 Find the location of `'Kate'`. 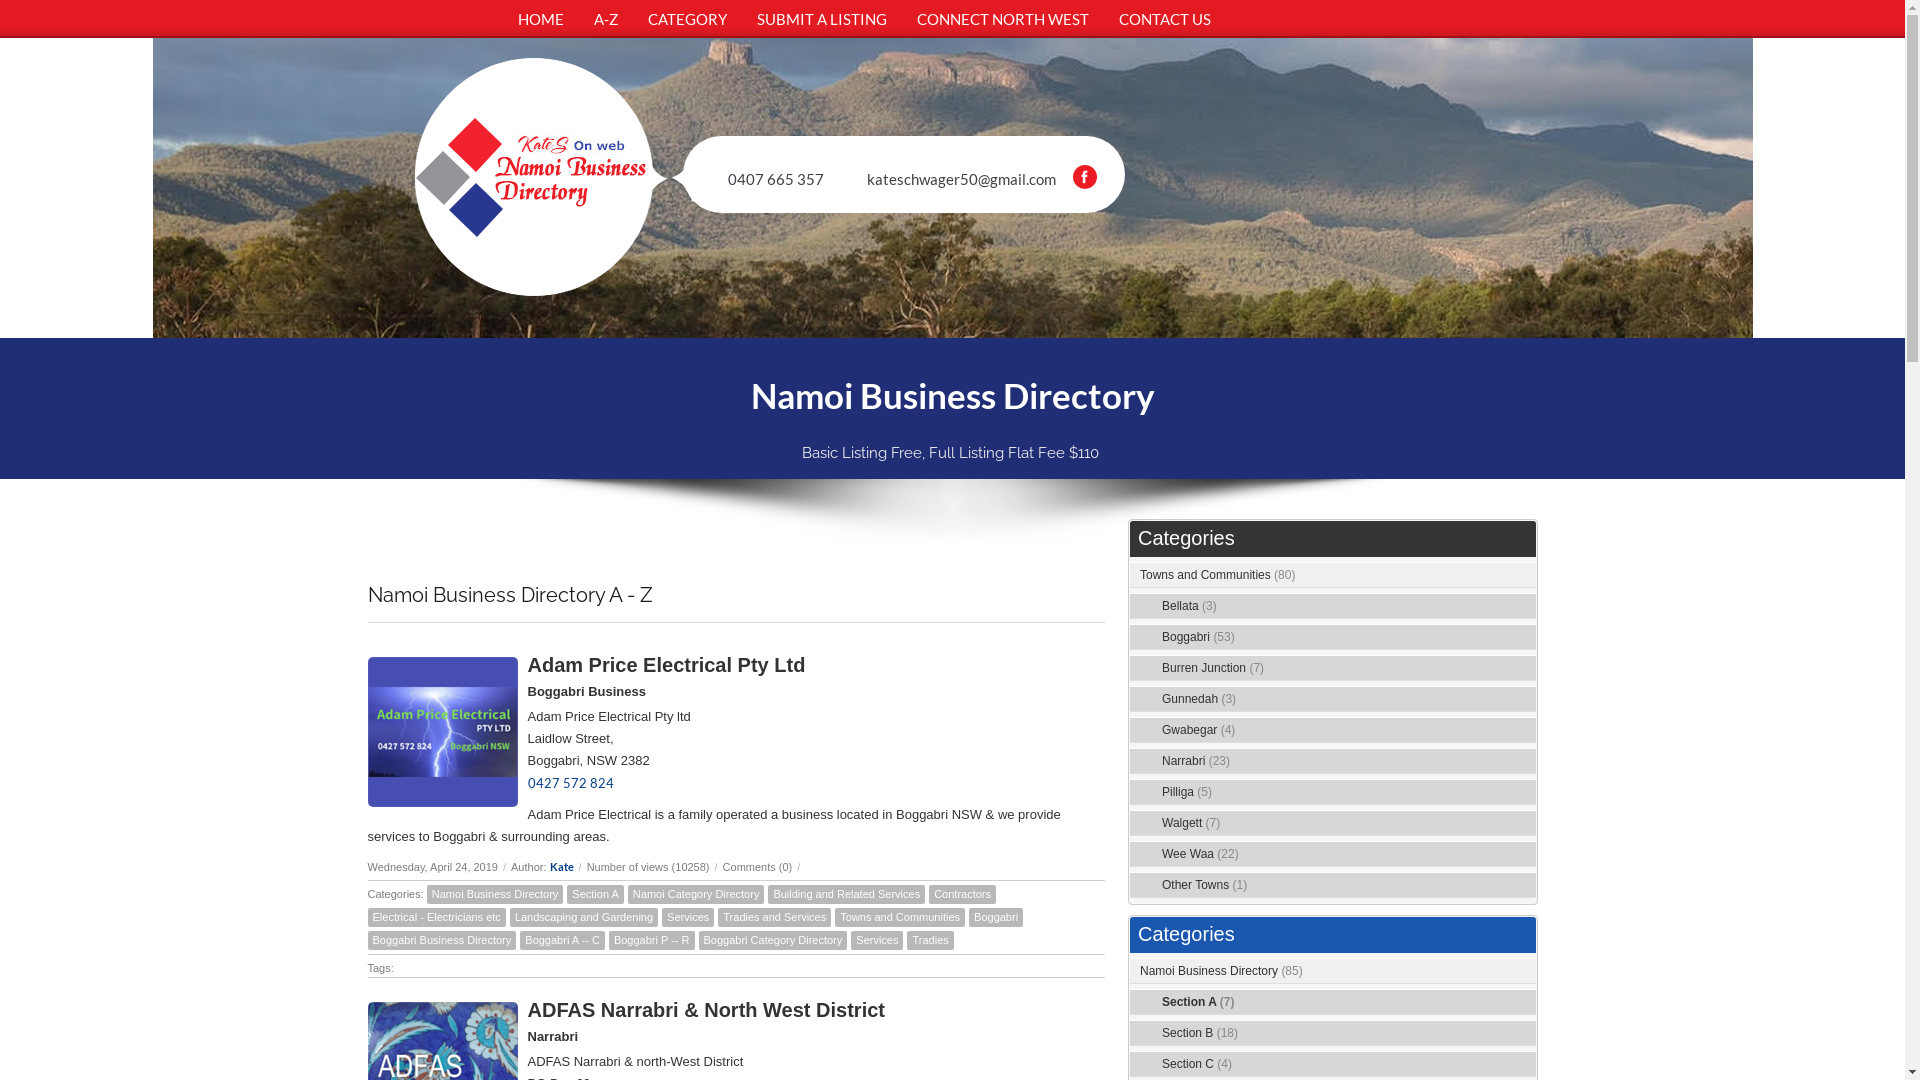

'Kate' is located at coordinates (560, 865).